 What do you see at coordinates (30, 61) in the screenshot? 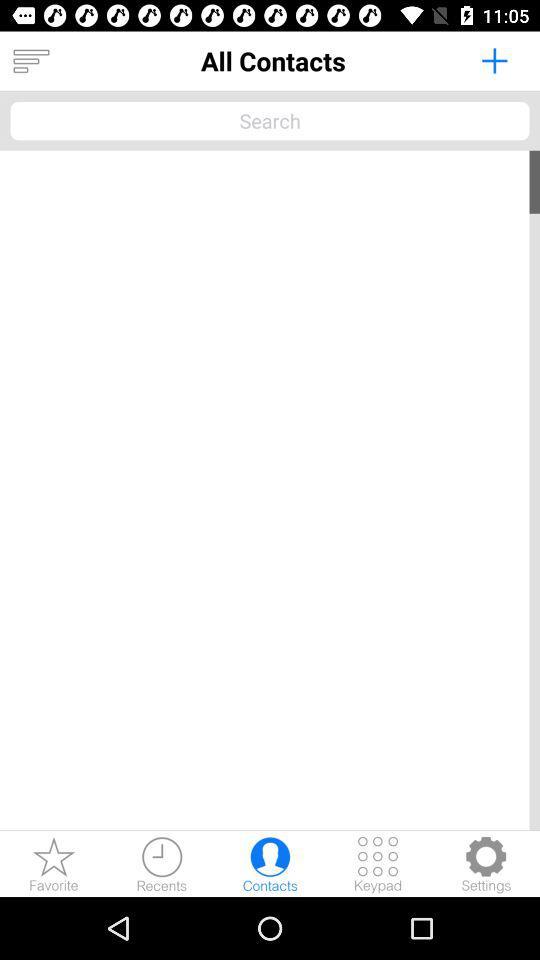
I see `more options` at bounding box center [30, 61].